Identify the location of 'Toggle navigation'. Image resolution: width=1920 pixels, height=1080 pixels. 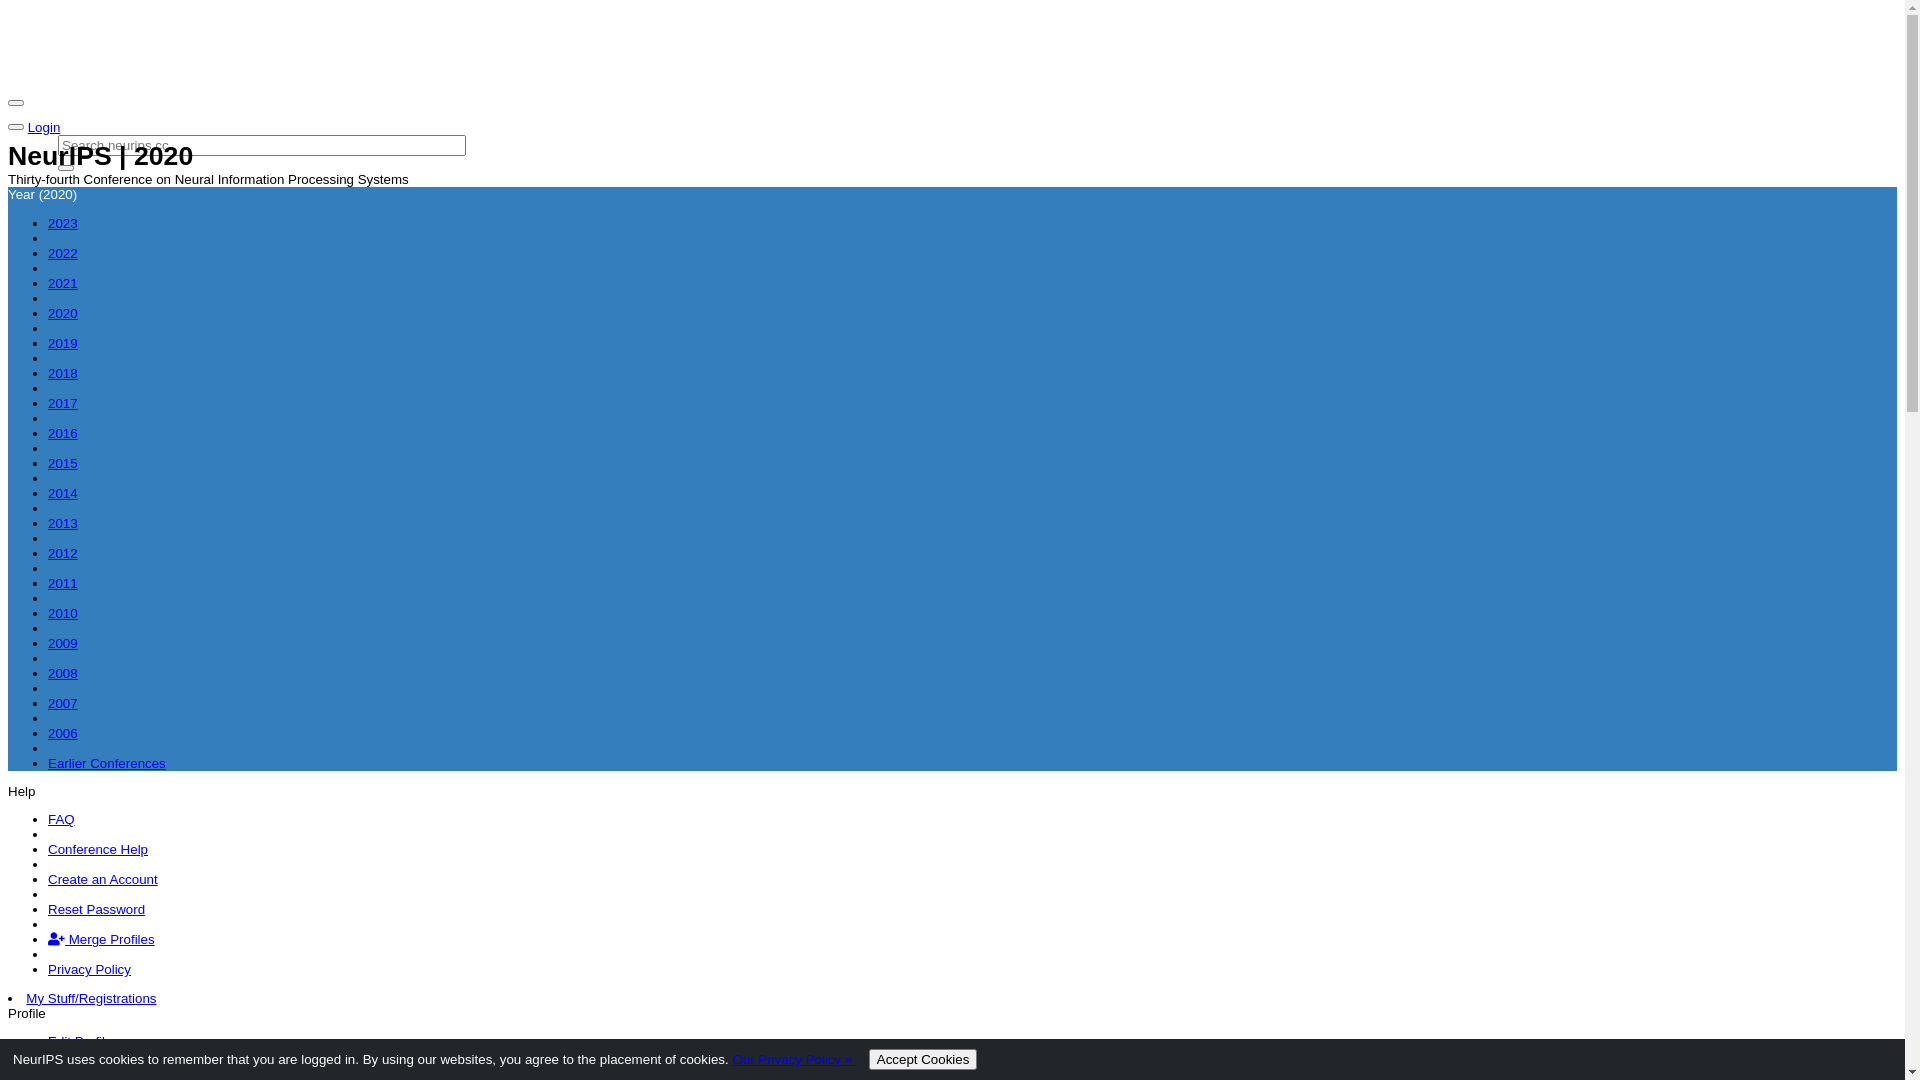
(15, 103).